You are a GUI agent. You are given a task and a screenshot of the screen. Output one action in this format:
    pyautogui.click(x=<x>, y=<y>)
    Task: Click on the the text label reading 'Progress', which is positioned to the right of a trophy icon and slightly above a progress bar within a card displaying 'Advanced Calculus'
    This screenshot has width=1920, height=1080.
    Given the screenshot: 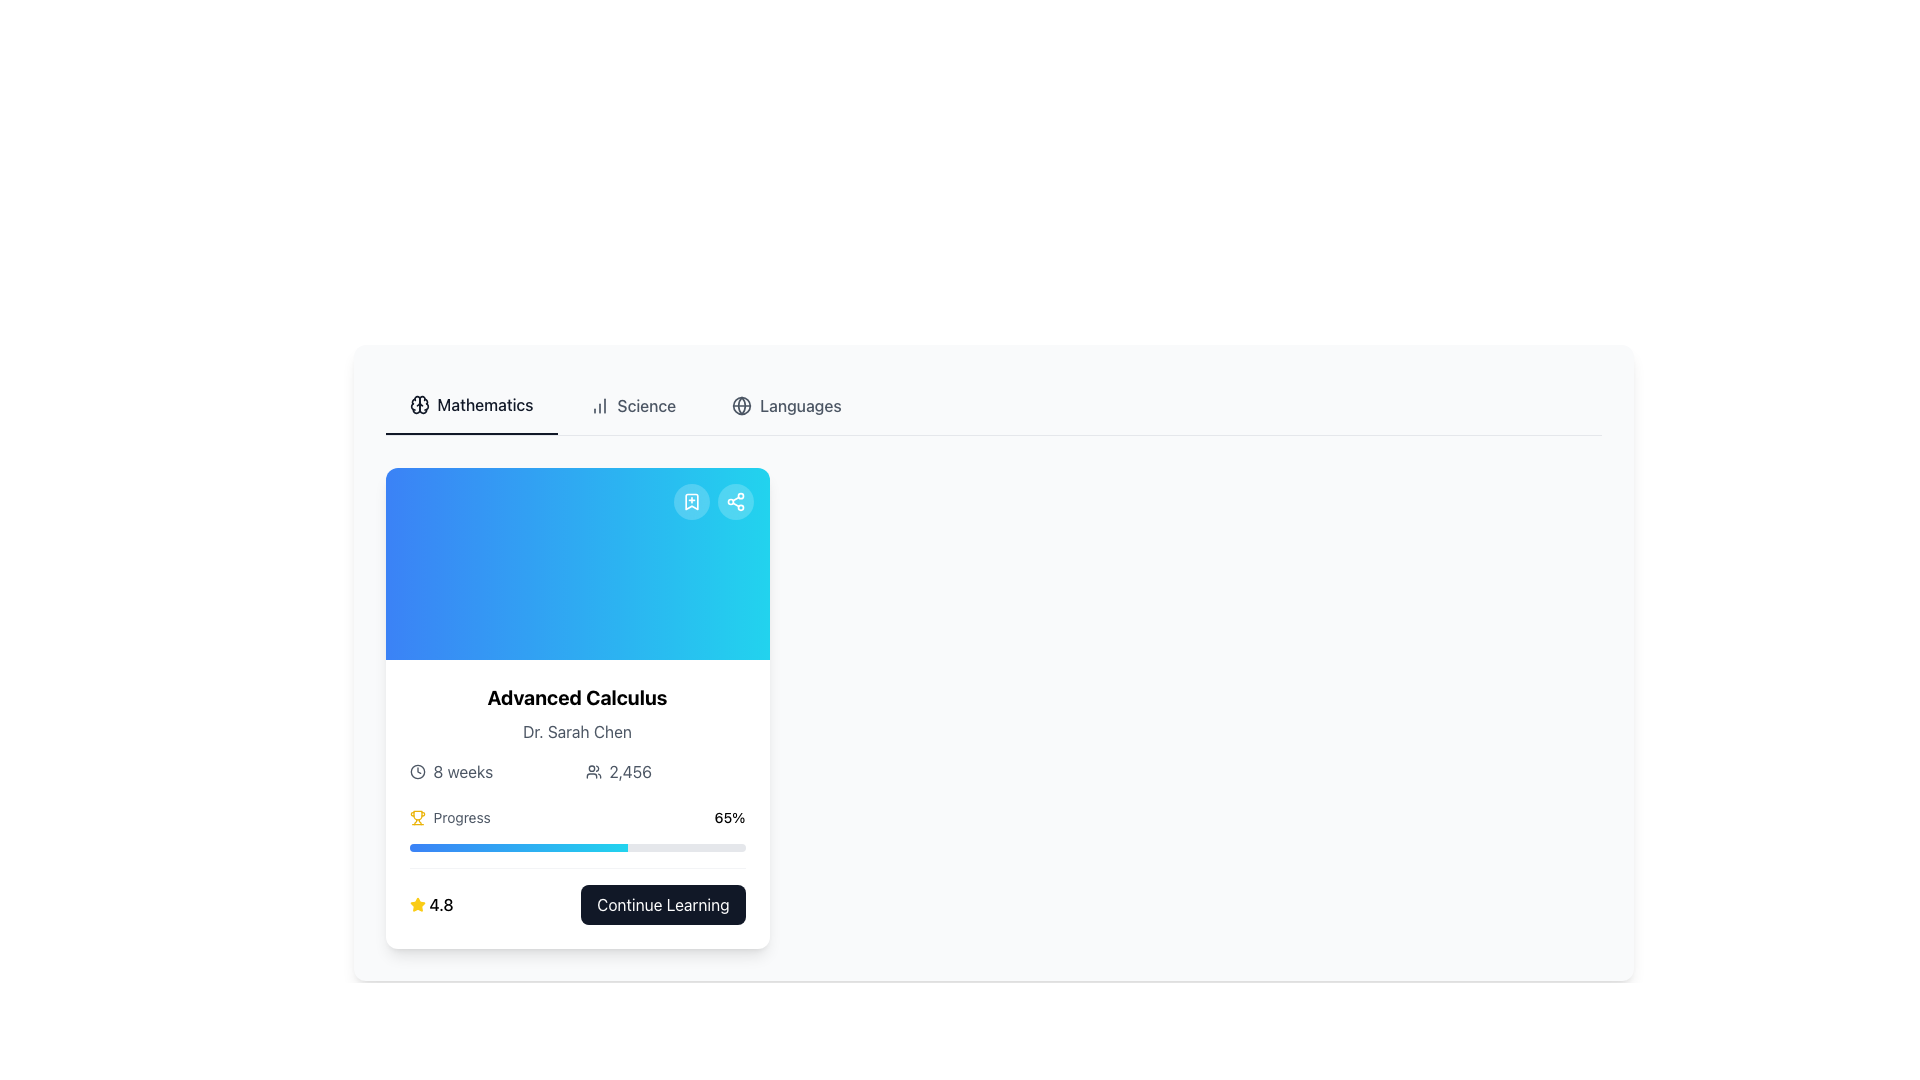 What is the action you would take?
    pyautogui.click(x=461, y=817)
    